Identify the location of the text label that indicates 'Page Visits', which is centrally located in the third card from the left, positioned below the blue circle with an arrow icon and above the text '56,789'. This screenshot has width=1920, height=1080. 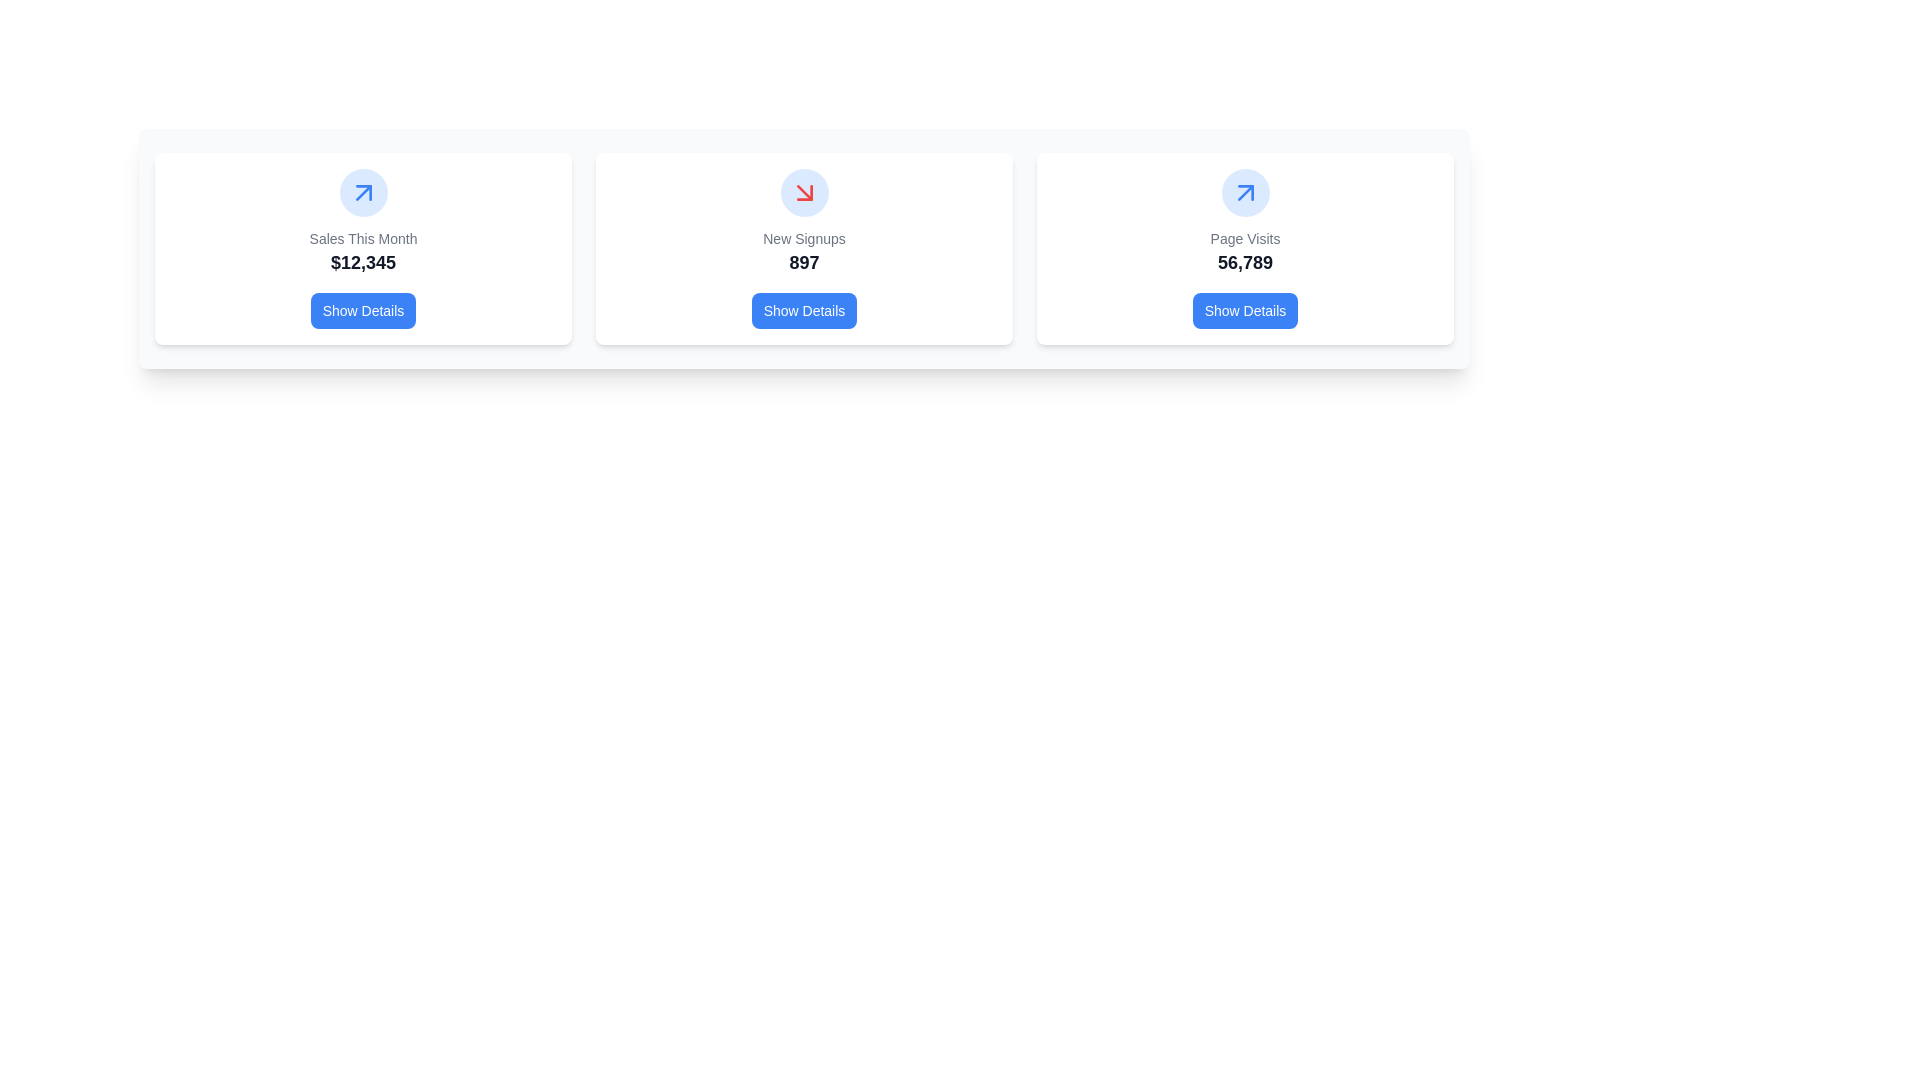
(1244, 238).